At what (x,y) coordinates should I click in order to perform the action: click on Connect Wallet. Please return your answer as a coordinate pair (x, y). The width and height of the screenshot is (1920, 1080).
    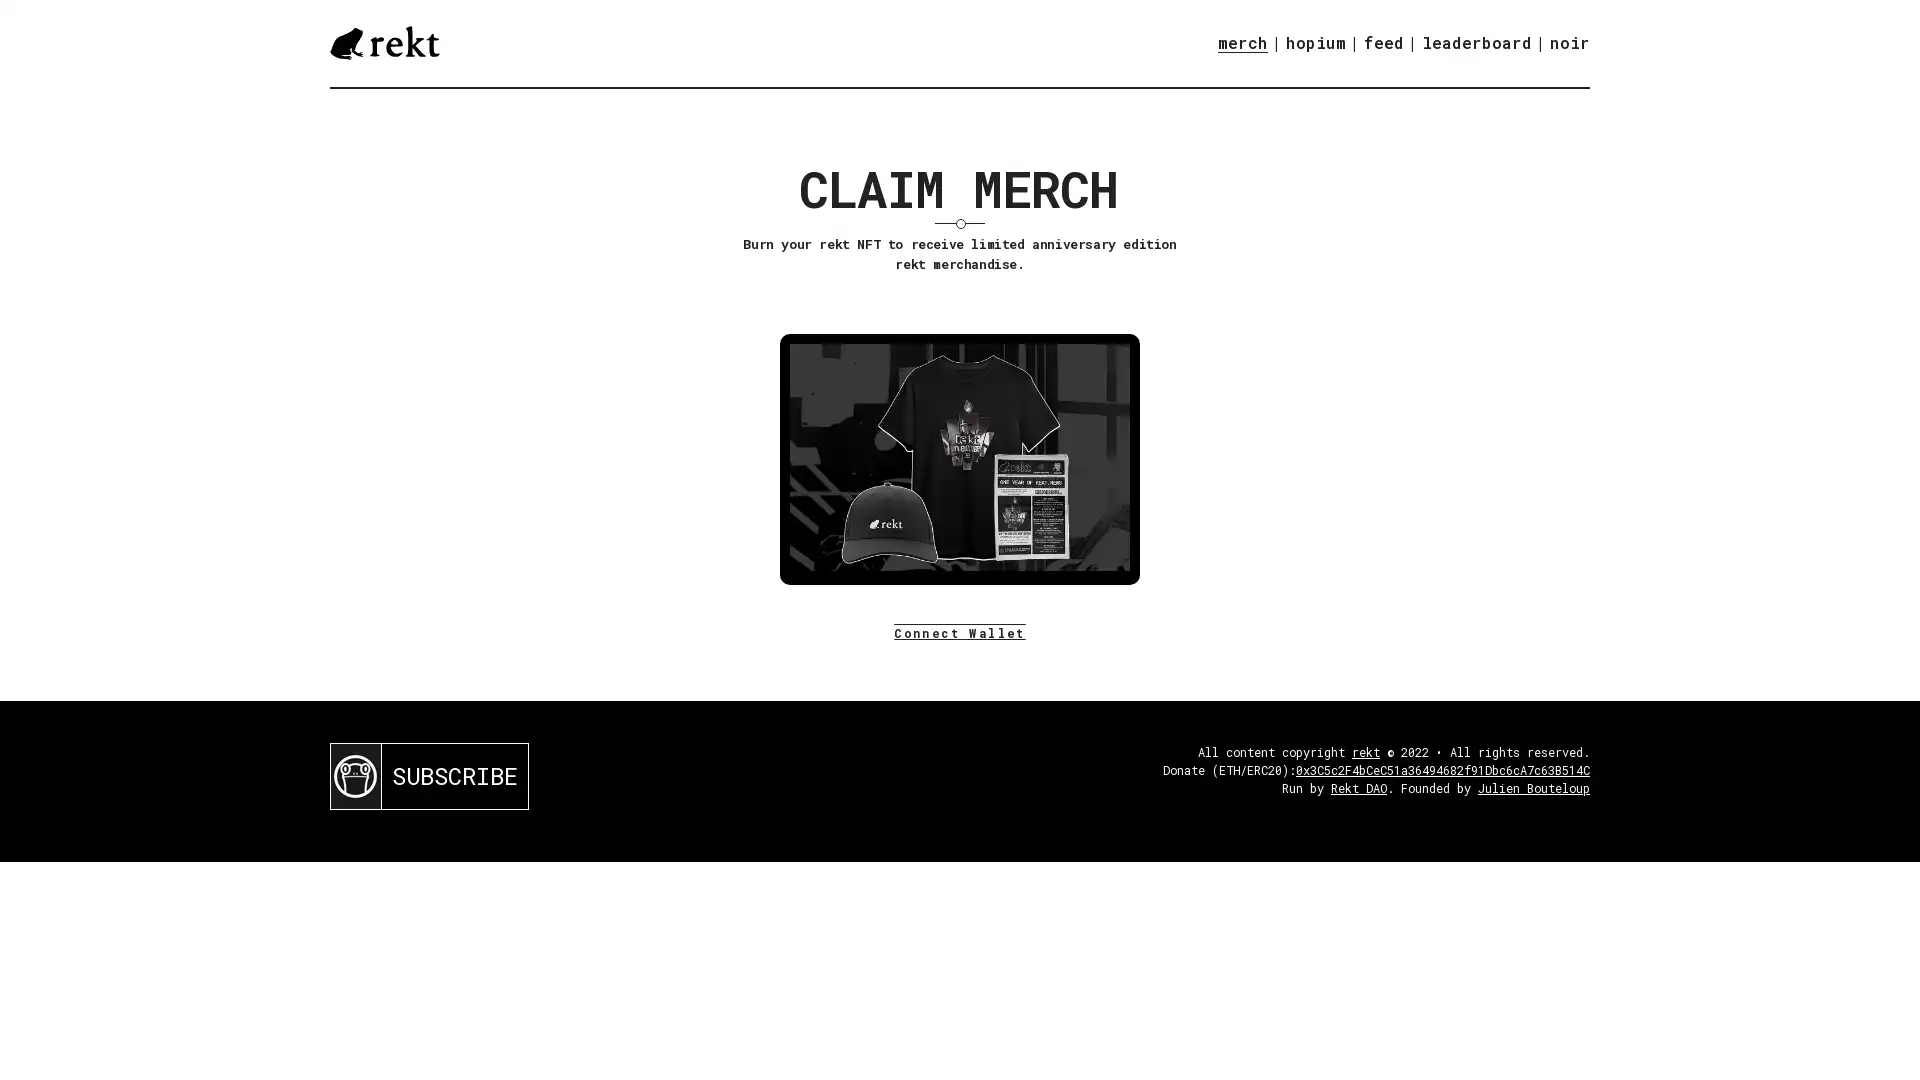
    Looking at the image, I should click on (958, 632).